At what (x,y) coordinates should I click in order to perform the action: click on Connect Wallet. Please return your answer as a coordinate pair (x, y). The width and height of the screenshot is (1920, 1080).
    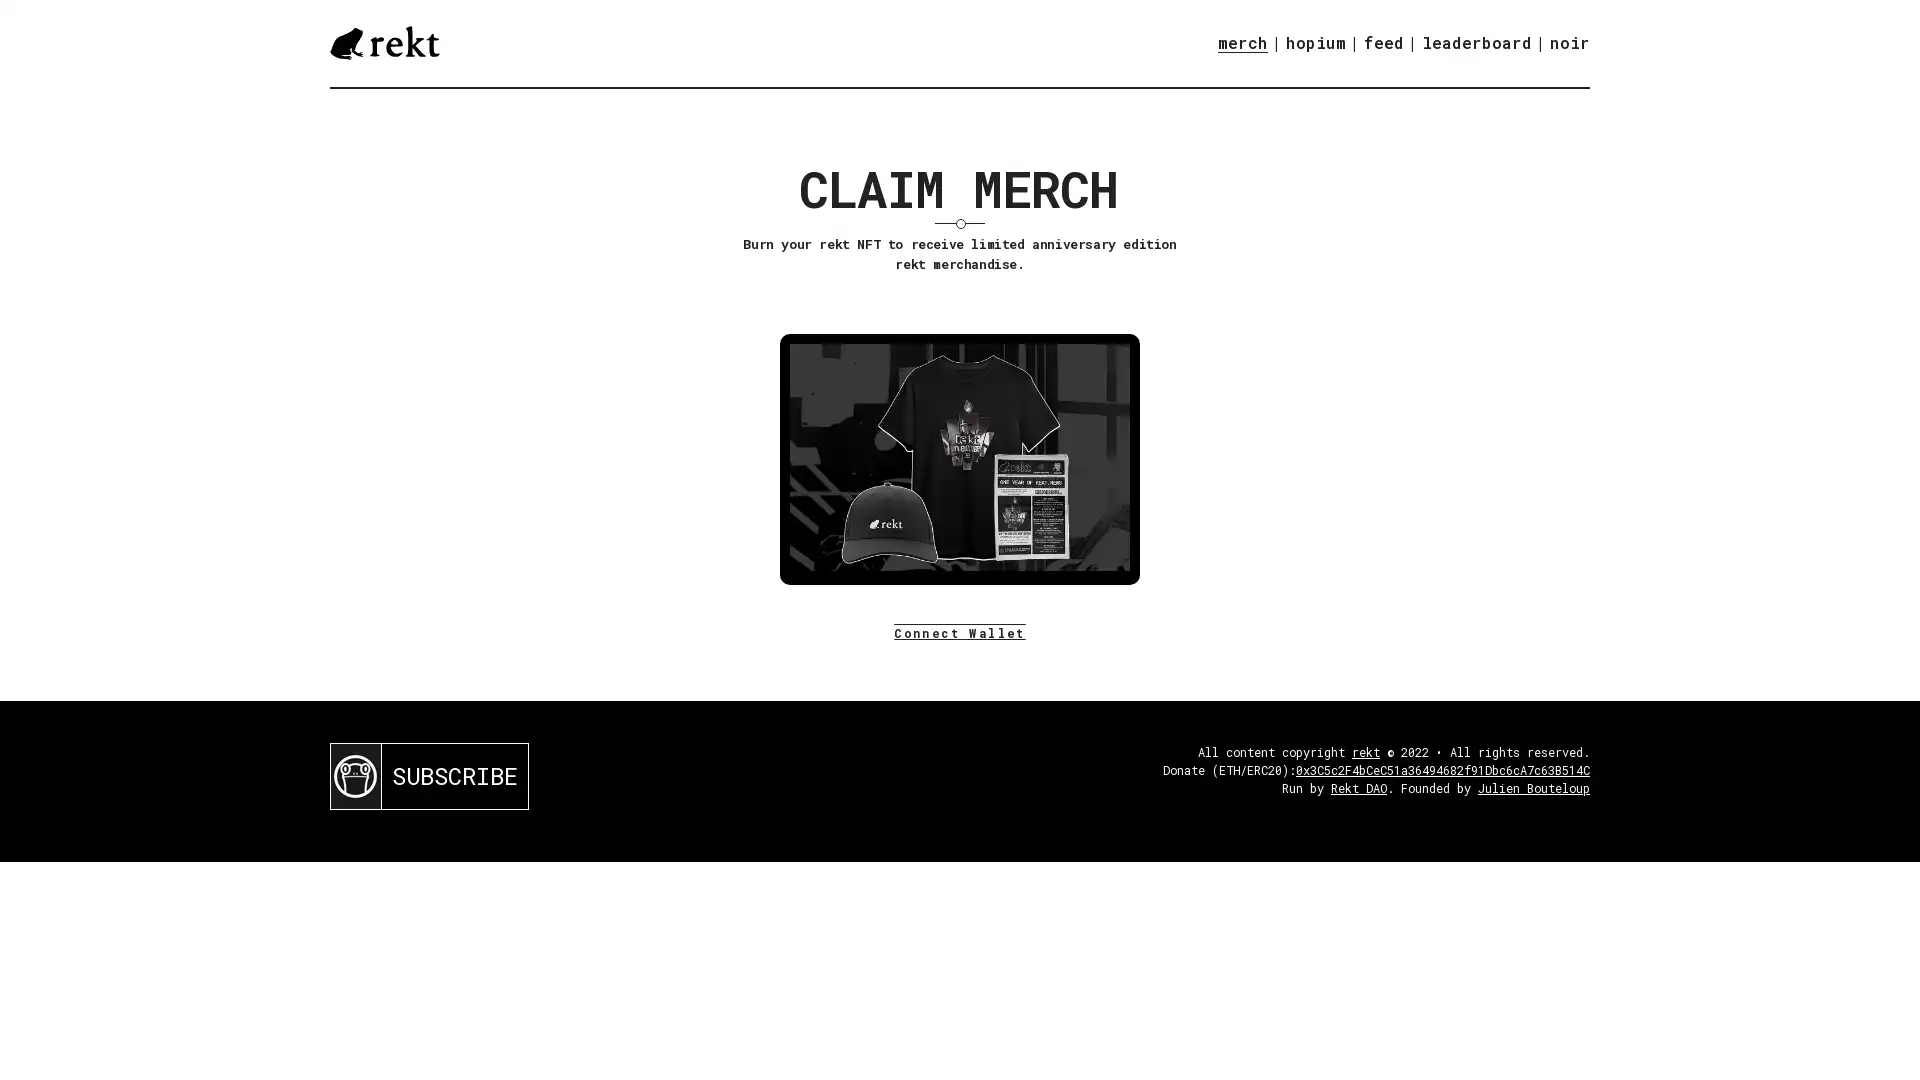
    Looking at the image, I should click on (958, 632).